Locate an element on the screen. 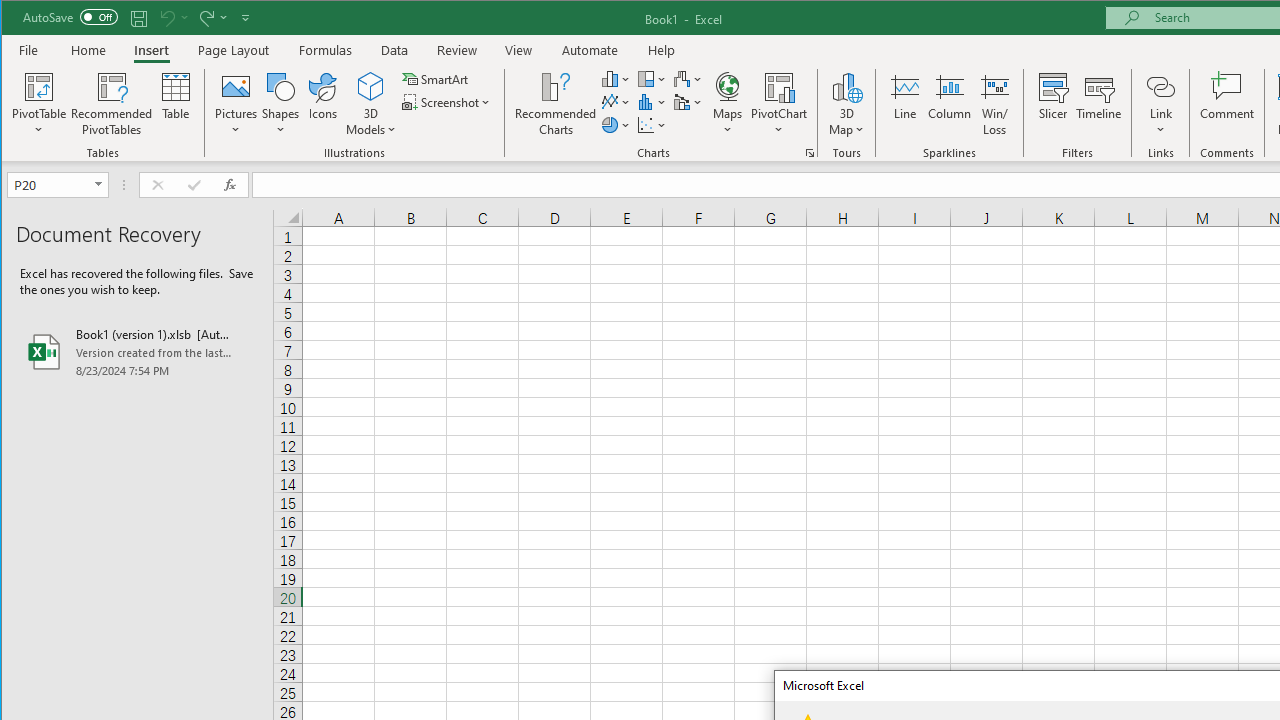 Image resolution: width=1280 pixels, height=720 pixels. 'Insert Pie or Doughnut Chart' is located at coordinates (615, 125).